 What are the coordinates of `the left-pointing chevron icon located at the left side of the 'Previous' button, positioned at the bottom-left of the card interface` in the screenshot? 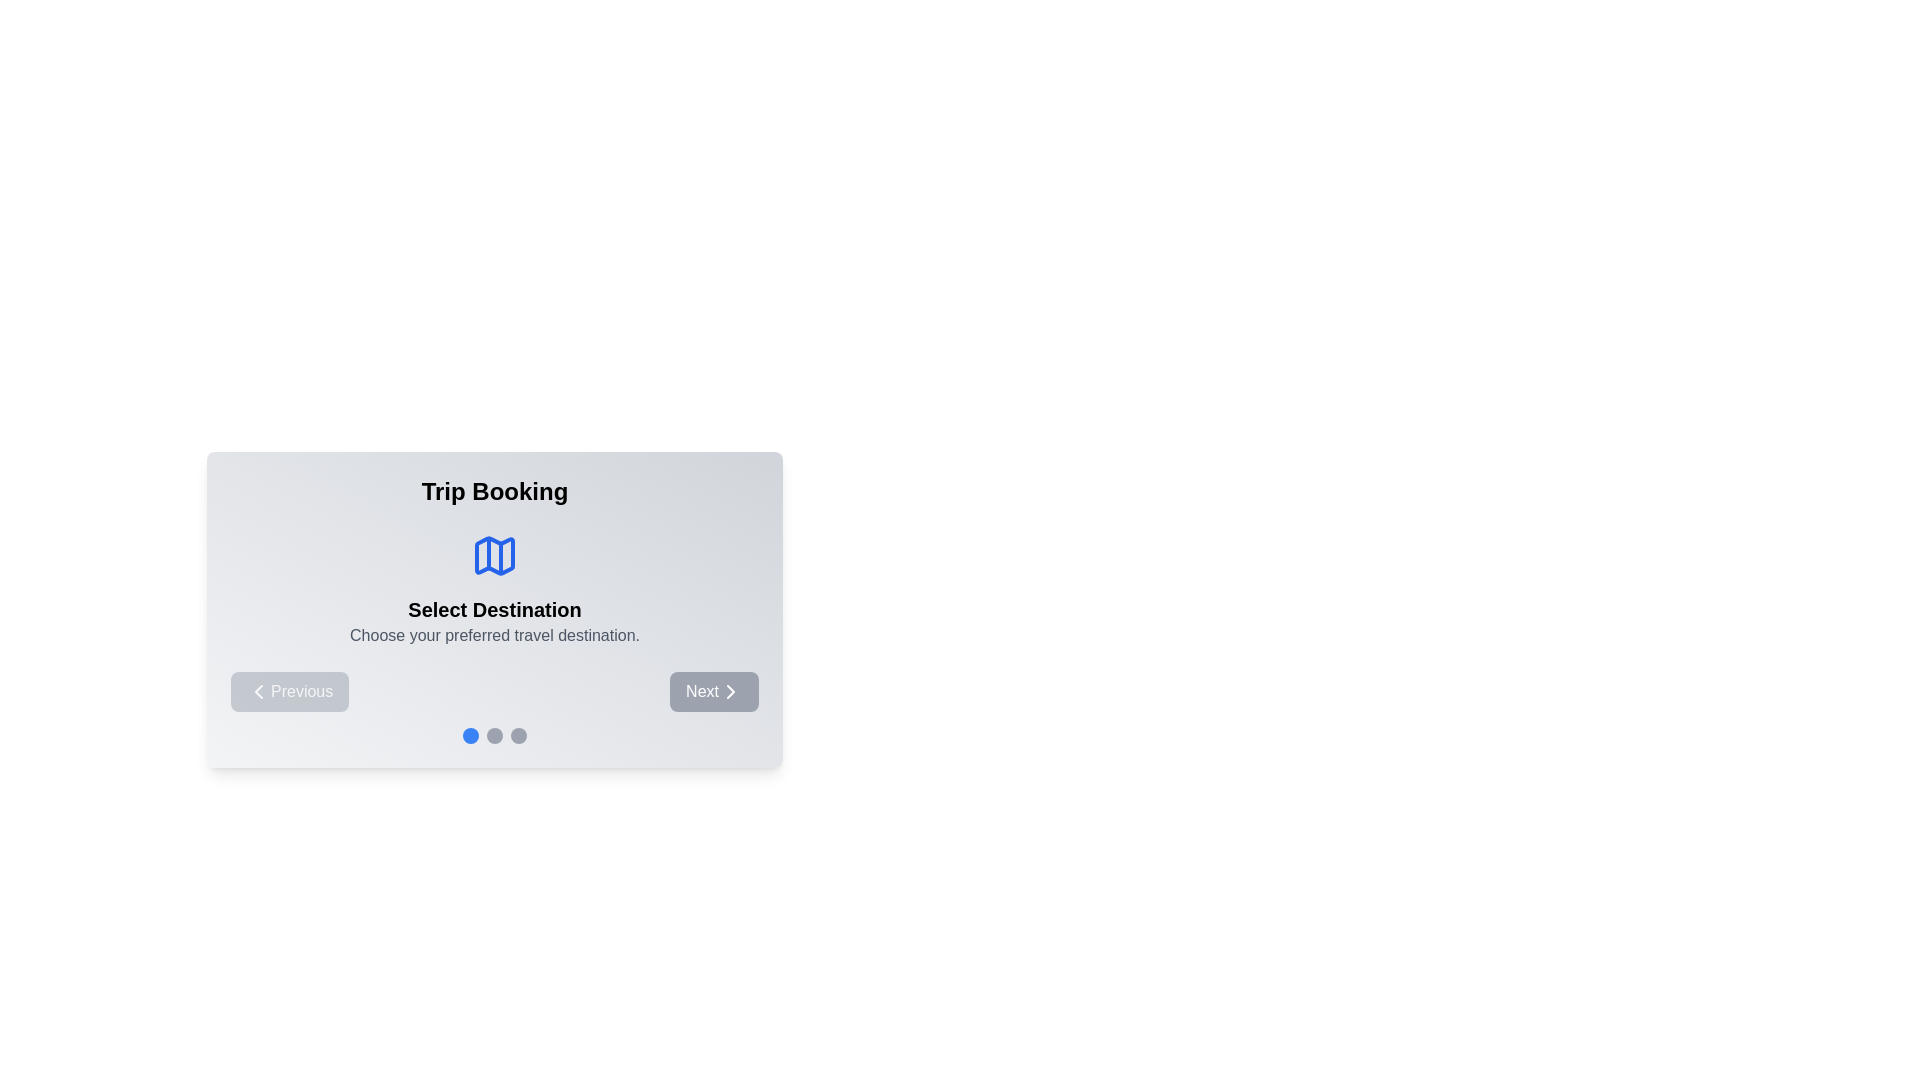 It's located at (258, 690).